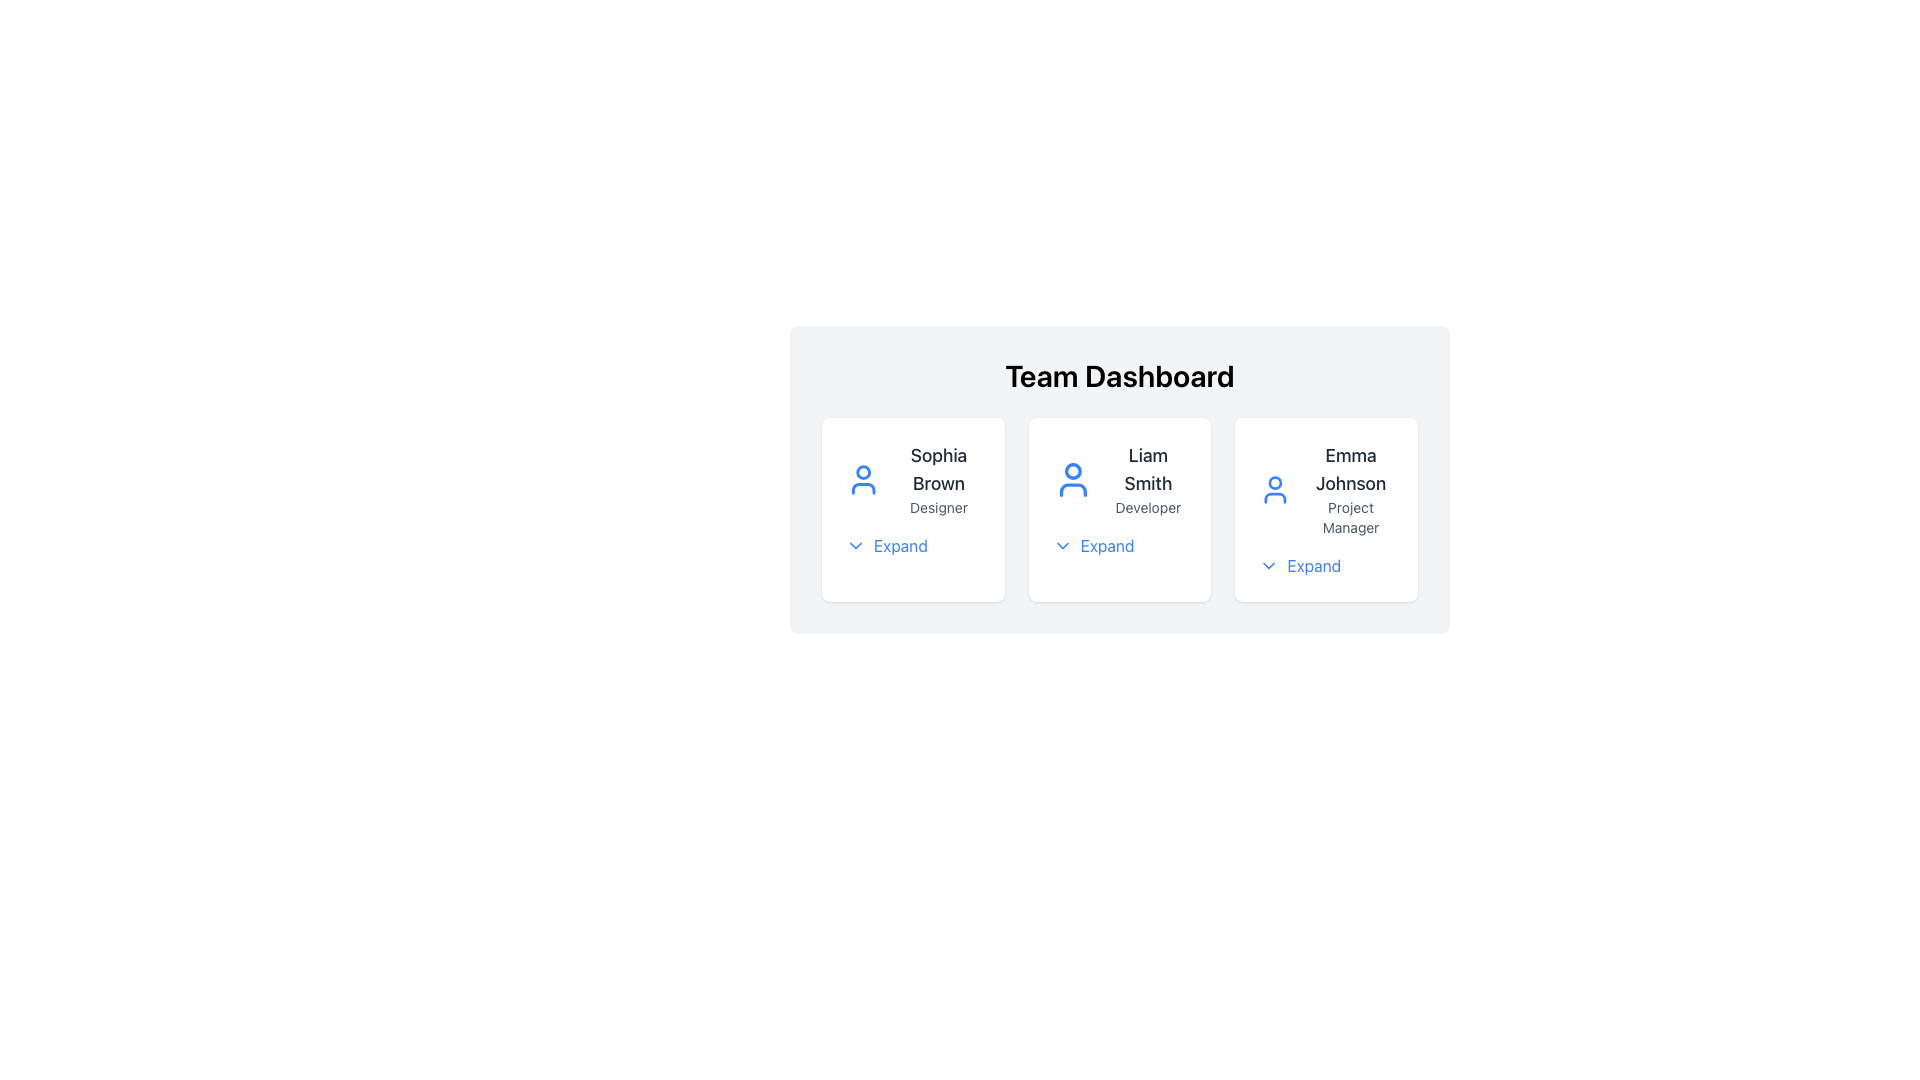 This screenshot has height=1080, width=1920. What do you see at coordinates (1072, 490) in the screenshot?
I see `the torso portion of the user icon, which is part of an SVG icon located in the second card under the title 'Liam Smith'` at bounding box center [1072, 490].